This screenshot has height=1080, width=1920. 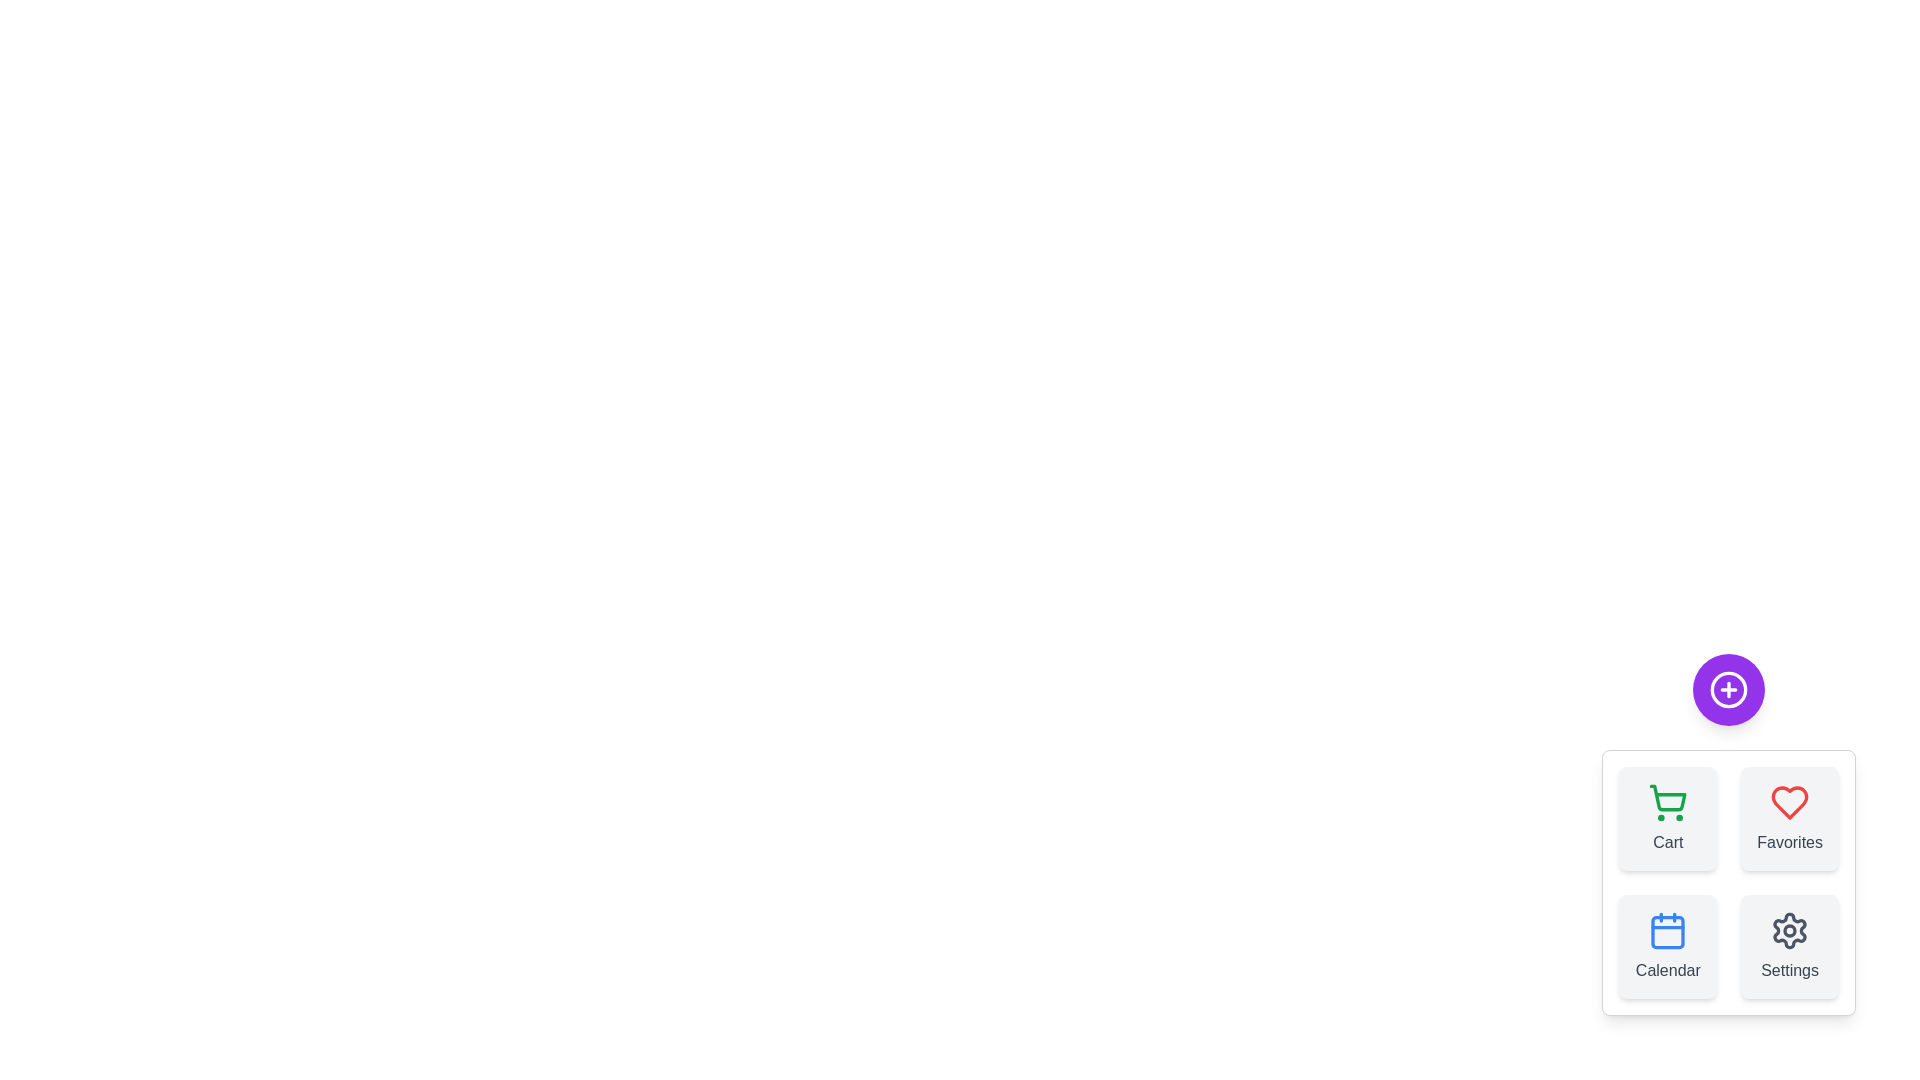 What do you see at coordinates (1668, 818) in the screenshot?
I see `the 'Cart' button` at bounding box center [1668, 818].